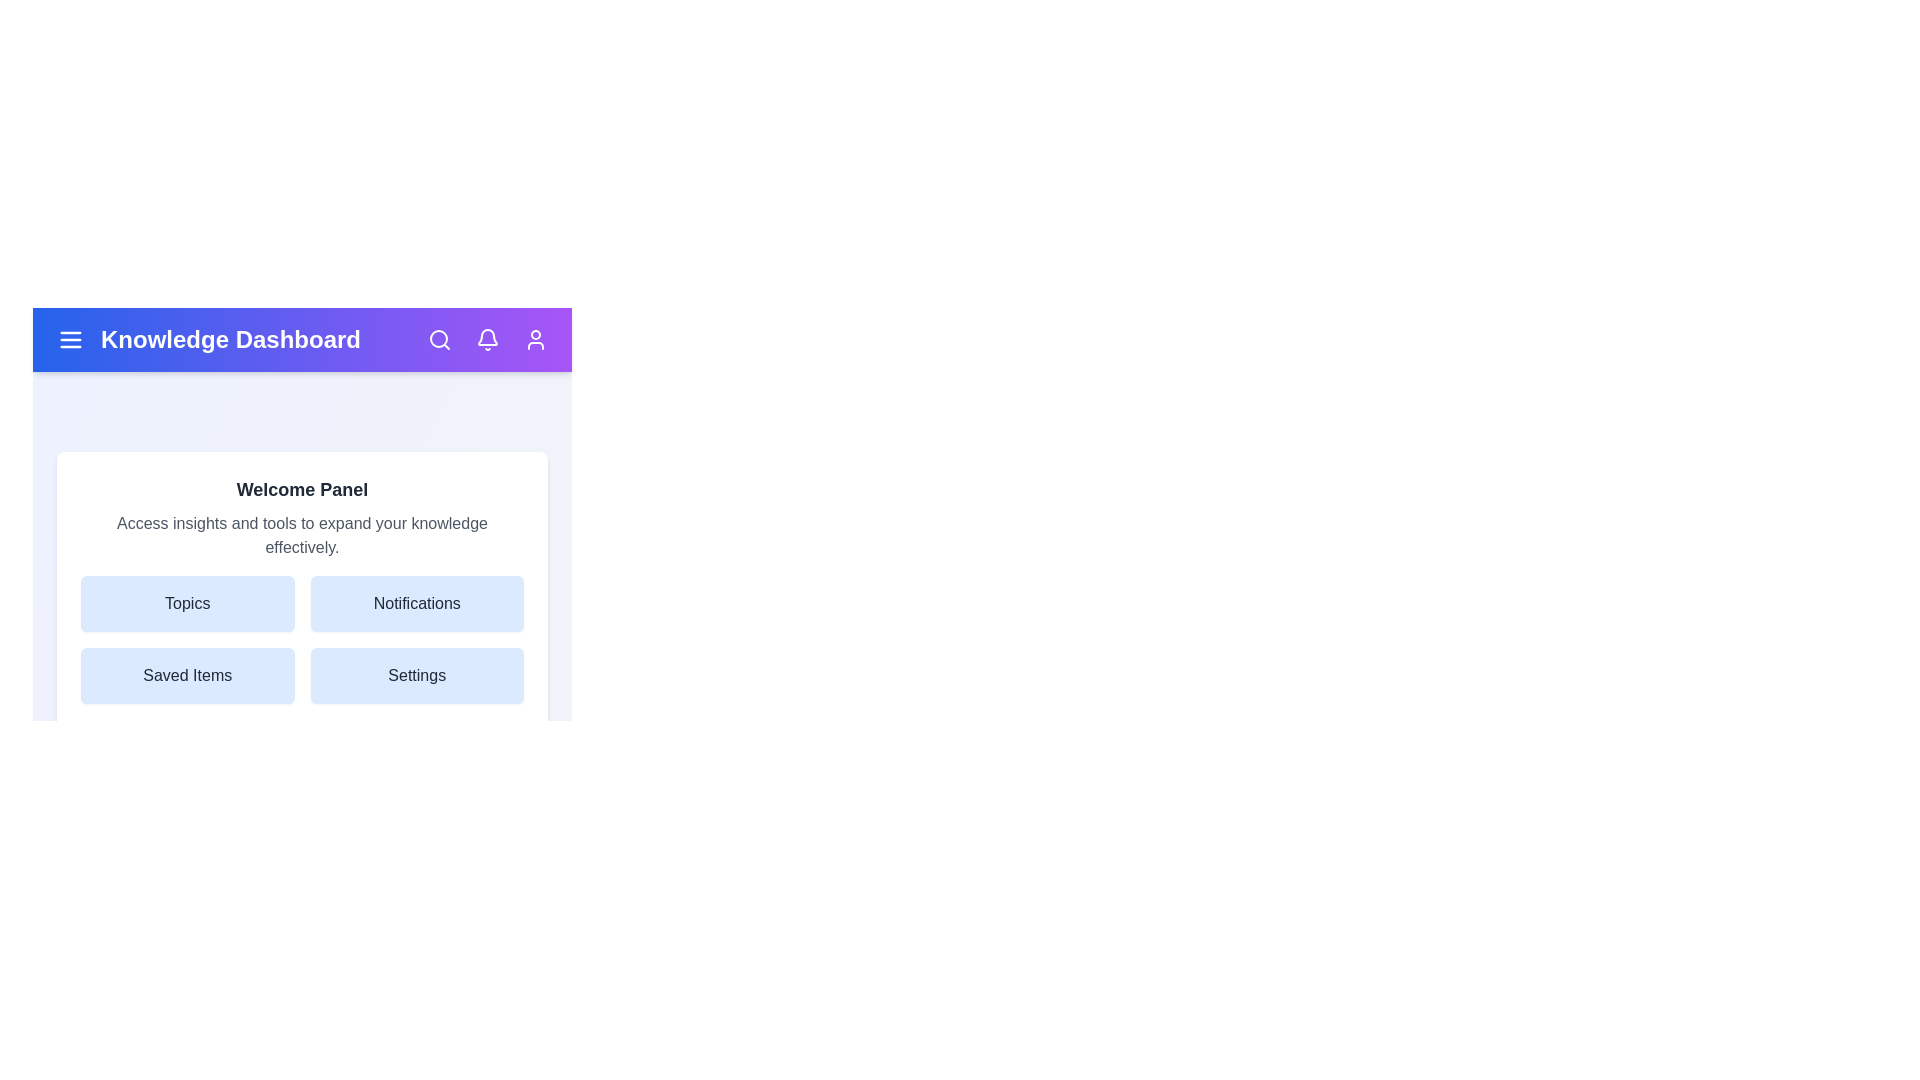 The height and width of the screenshot is (1080, 1920). What do you see at coordinates (439, 338) in the screenshot?
I see `the search icon in the KnowledgeAppBar` at bounding box center [439, 338].